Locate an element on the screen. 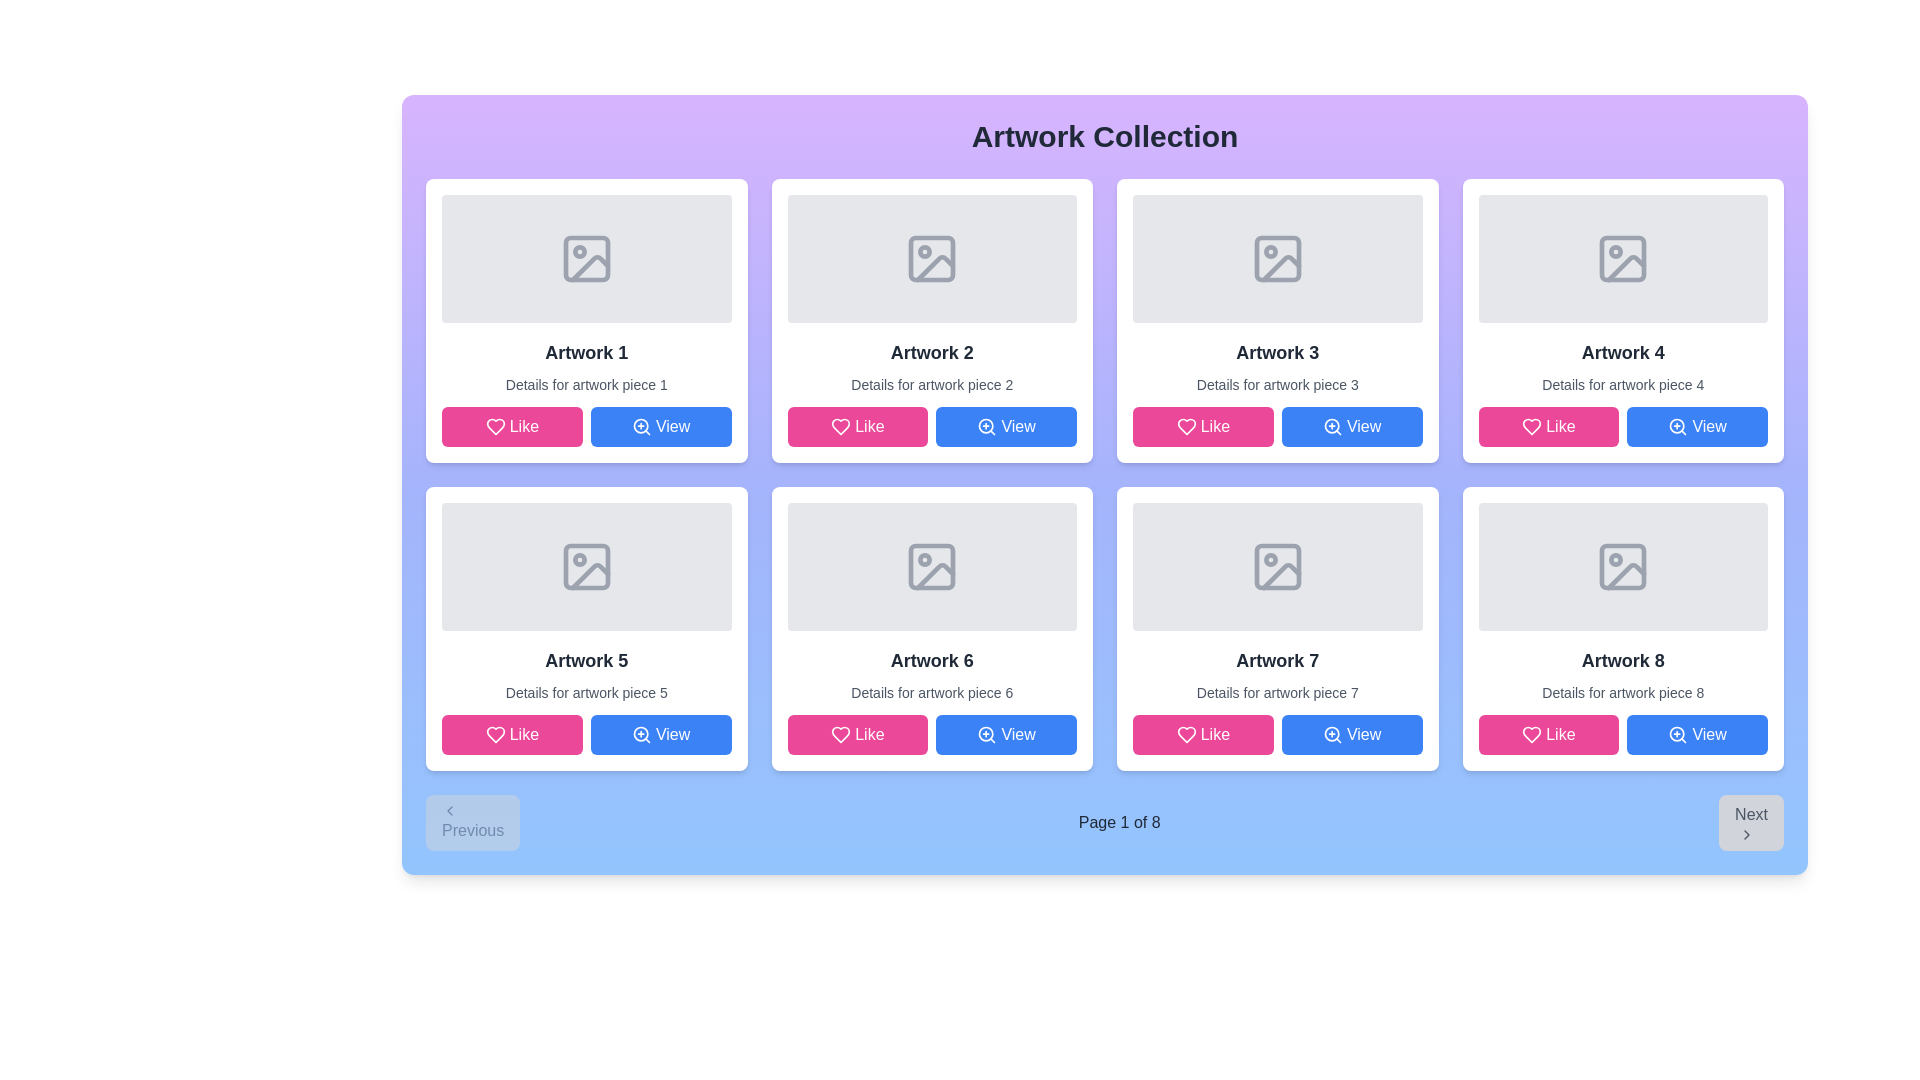  the 'Like' icon which indicates user engagement, located in the first row, third column of the card layout, to the left of the 'Like' caption is located at coordinates (1186, 426).